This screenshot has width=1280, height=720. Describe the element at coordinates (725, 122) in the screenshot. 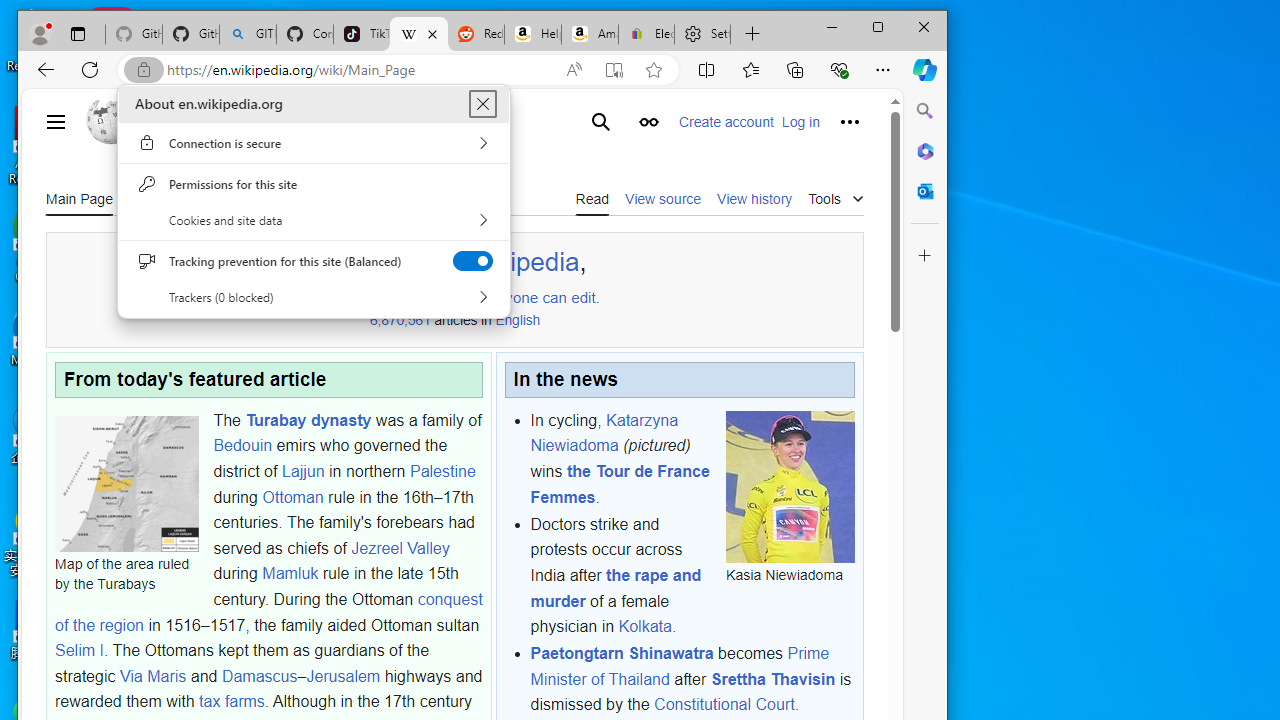

I see `'Create account'` at that location.